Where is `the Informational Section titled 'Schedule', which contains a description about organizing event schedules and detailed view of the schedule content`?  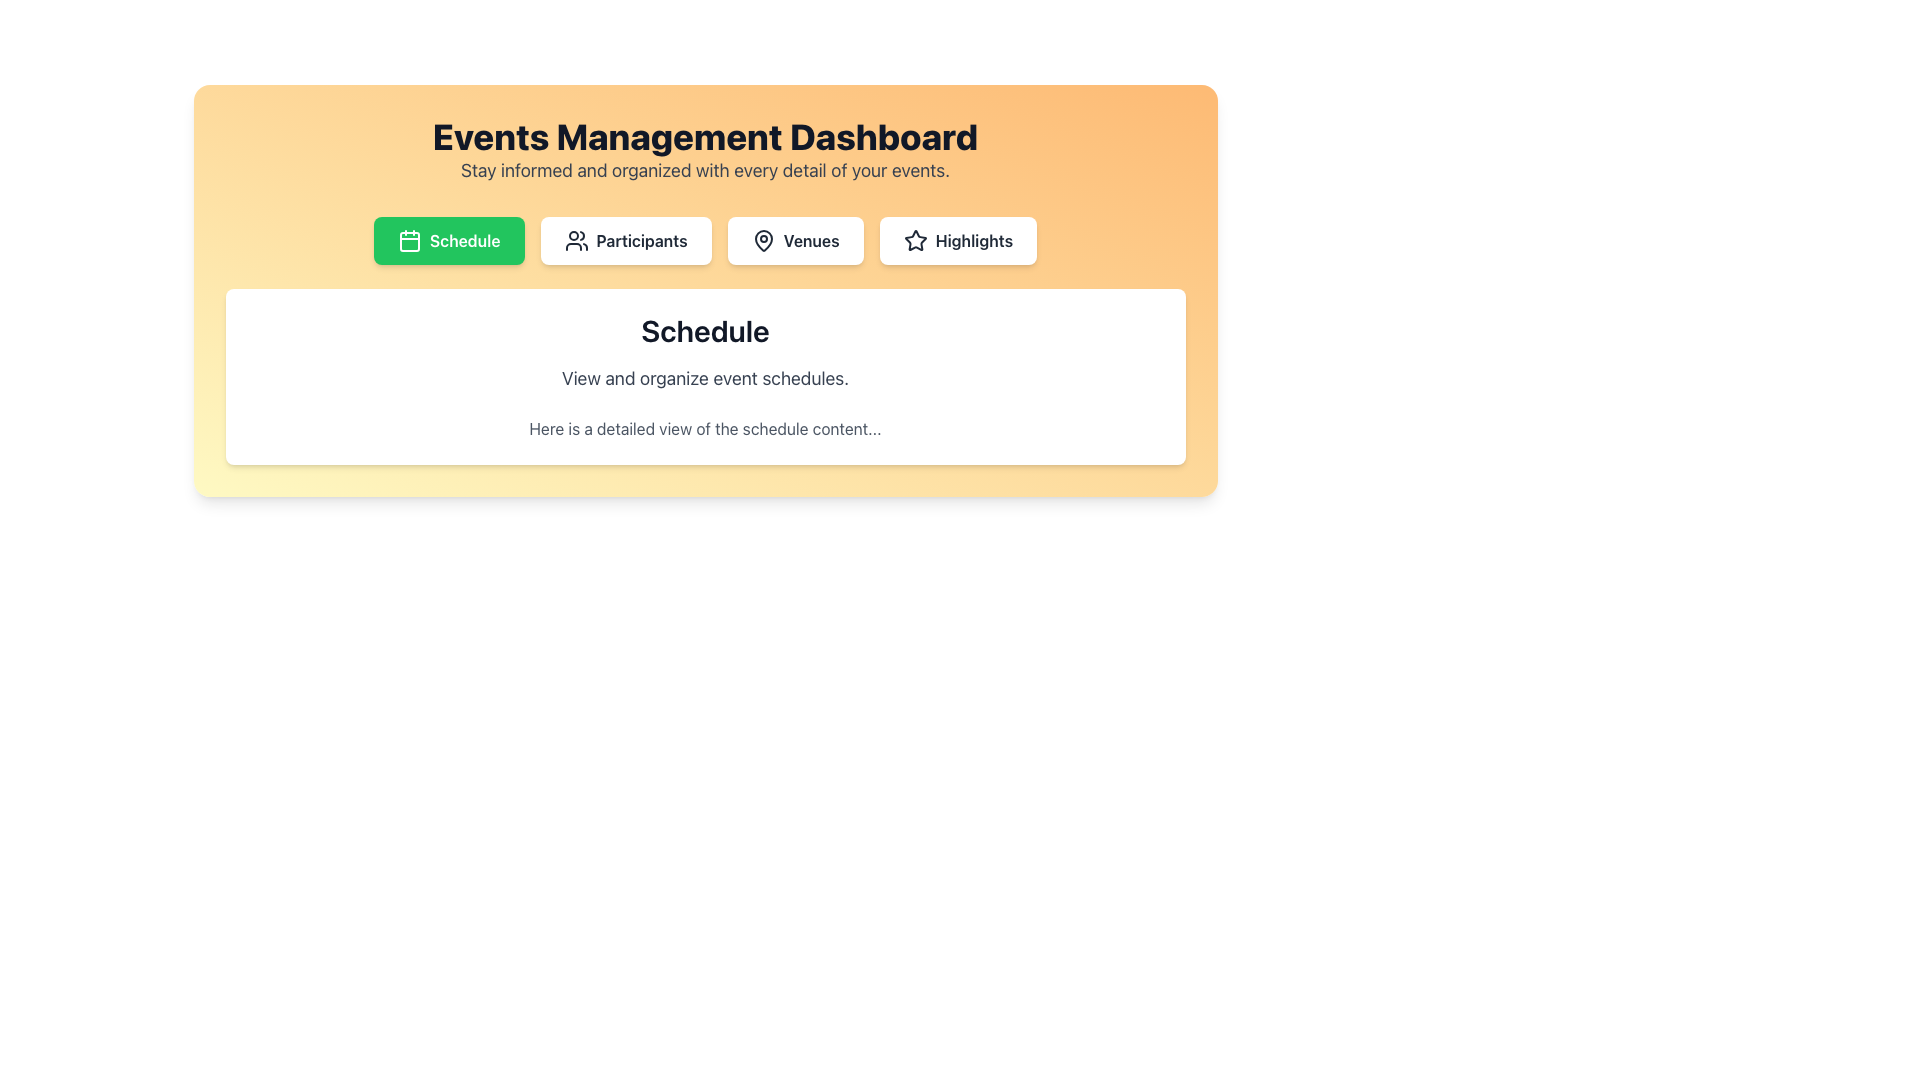 the Informational Section titled 'Schedule', which contains a description about organizing event schedules and detailed view of the schedule content is located at coordinates (705, 377).